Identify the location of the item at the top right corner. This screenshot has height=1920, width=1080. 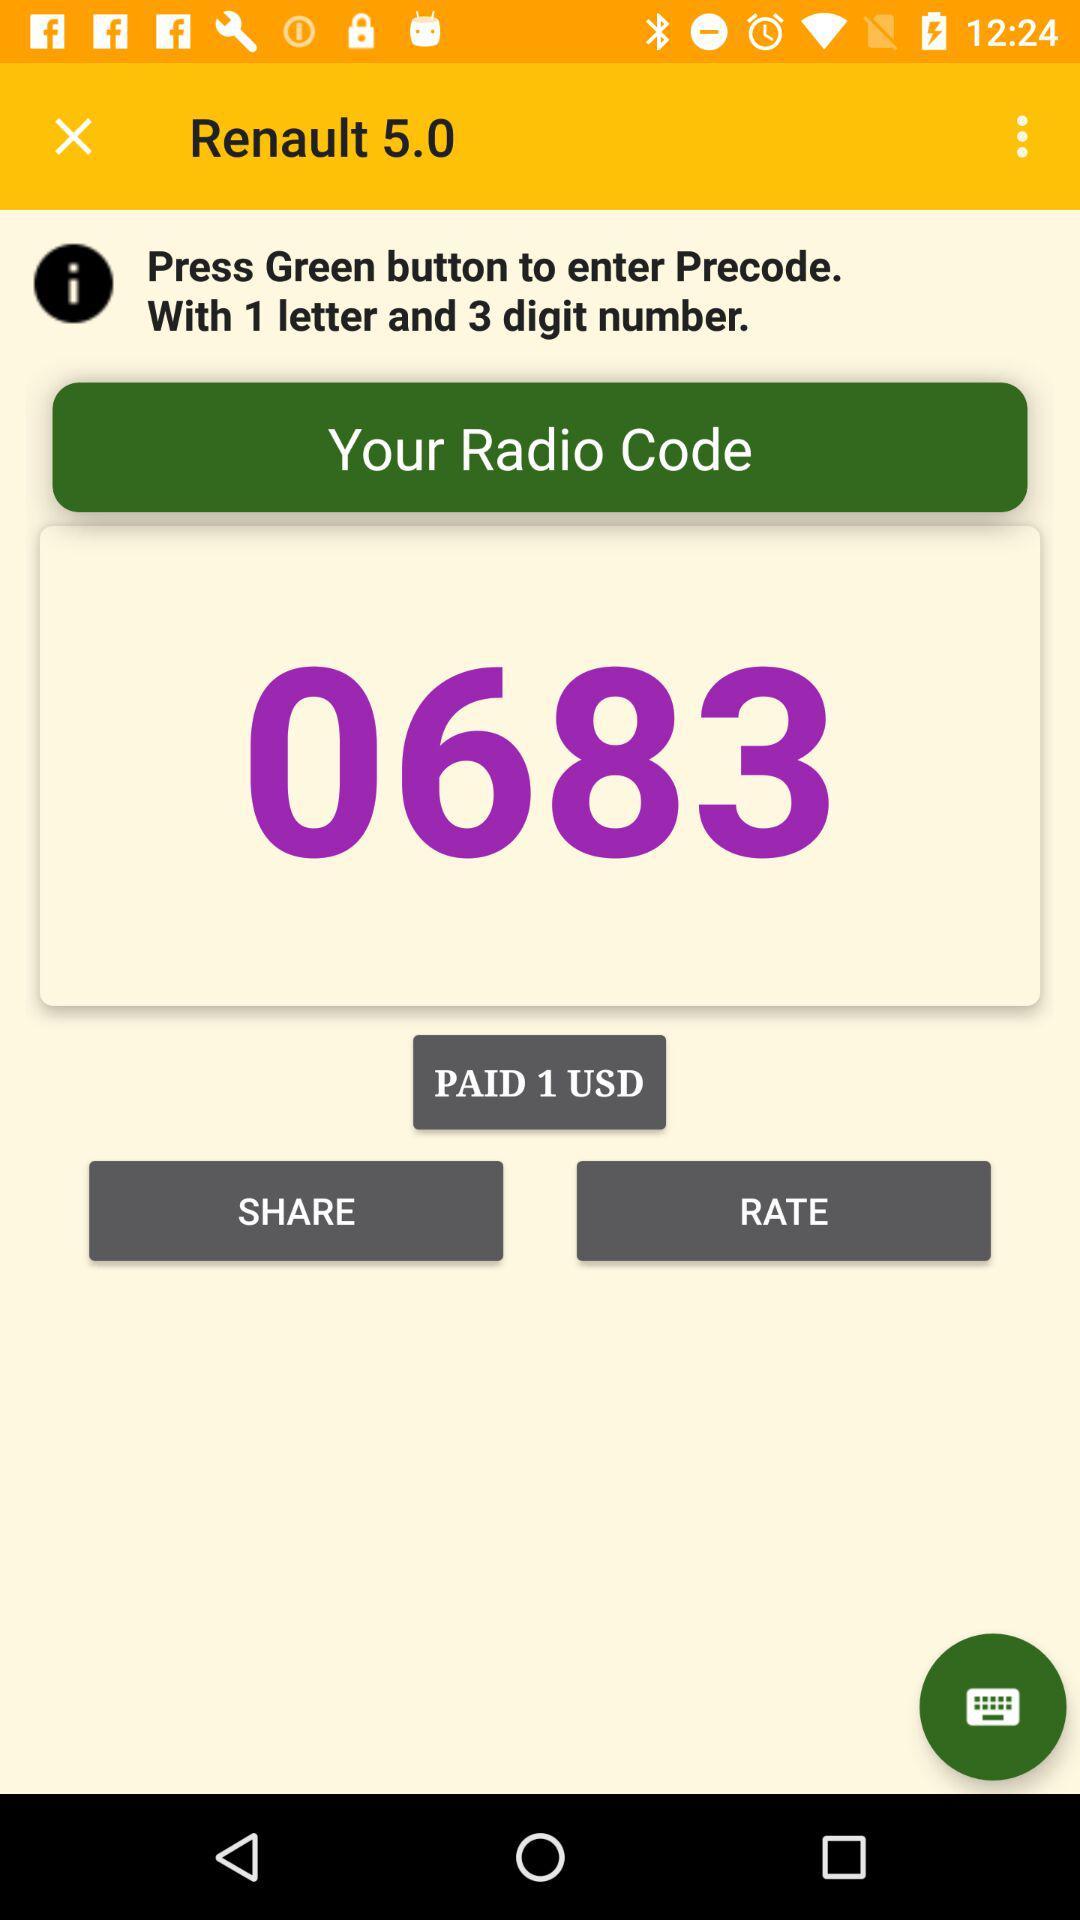
(1027, 135).